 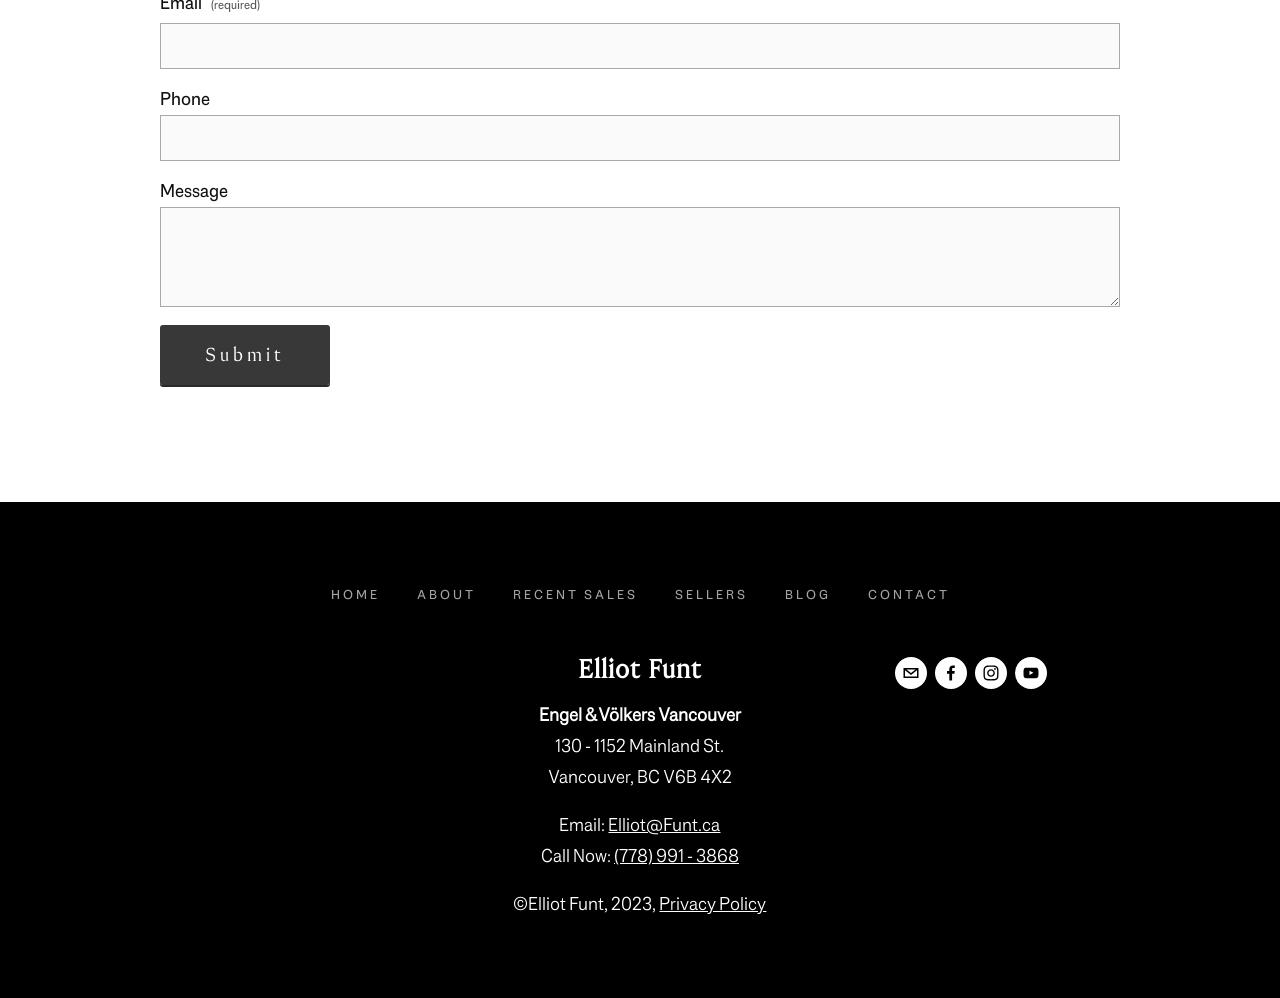 What do you see at coordinates (638, 745) in the screenshot?
I see `'130 - 1152 Mainland St.'` at bounding box center [638, 745].